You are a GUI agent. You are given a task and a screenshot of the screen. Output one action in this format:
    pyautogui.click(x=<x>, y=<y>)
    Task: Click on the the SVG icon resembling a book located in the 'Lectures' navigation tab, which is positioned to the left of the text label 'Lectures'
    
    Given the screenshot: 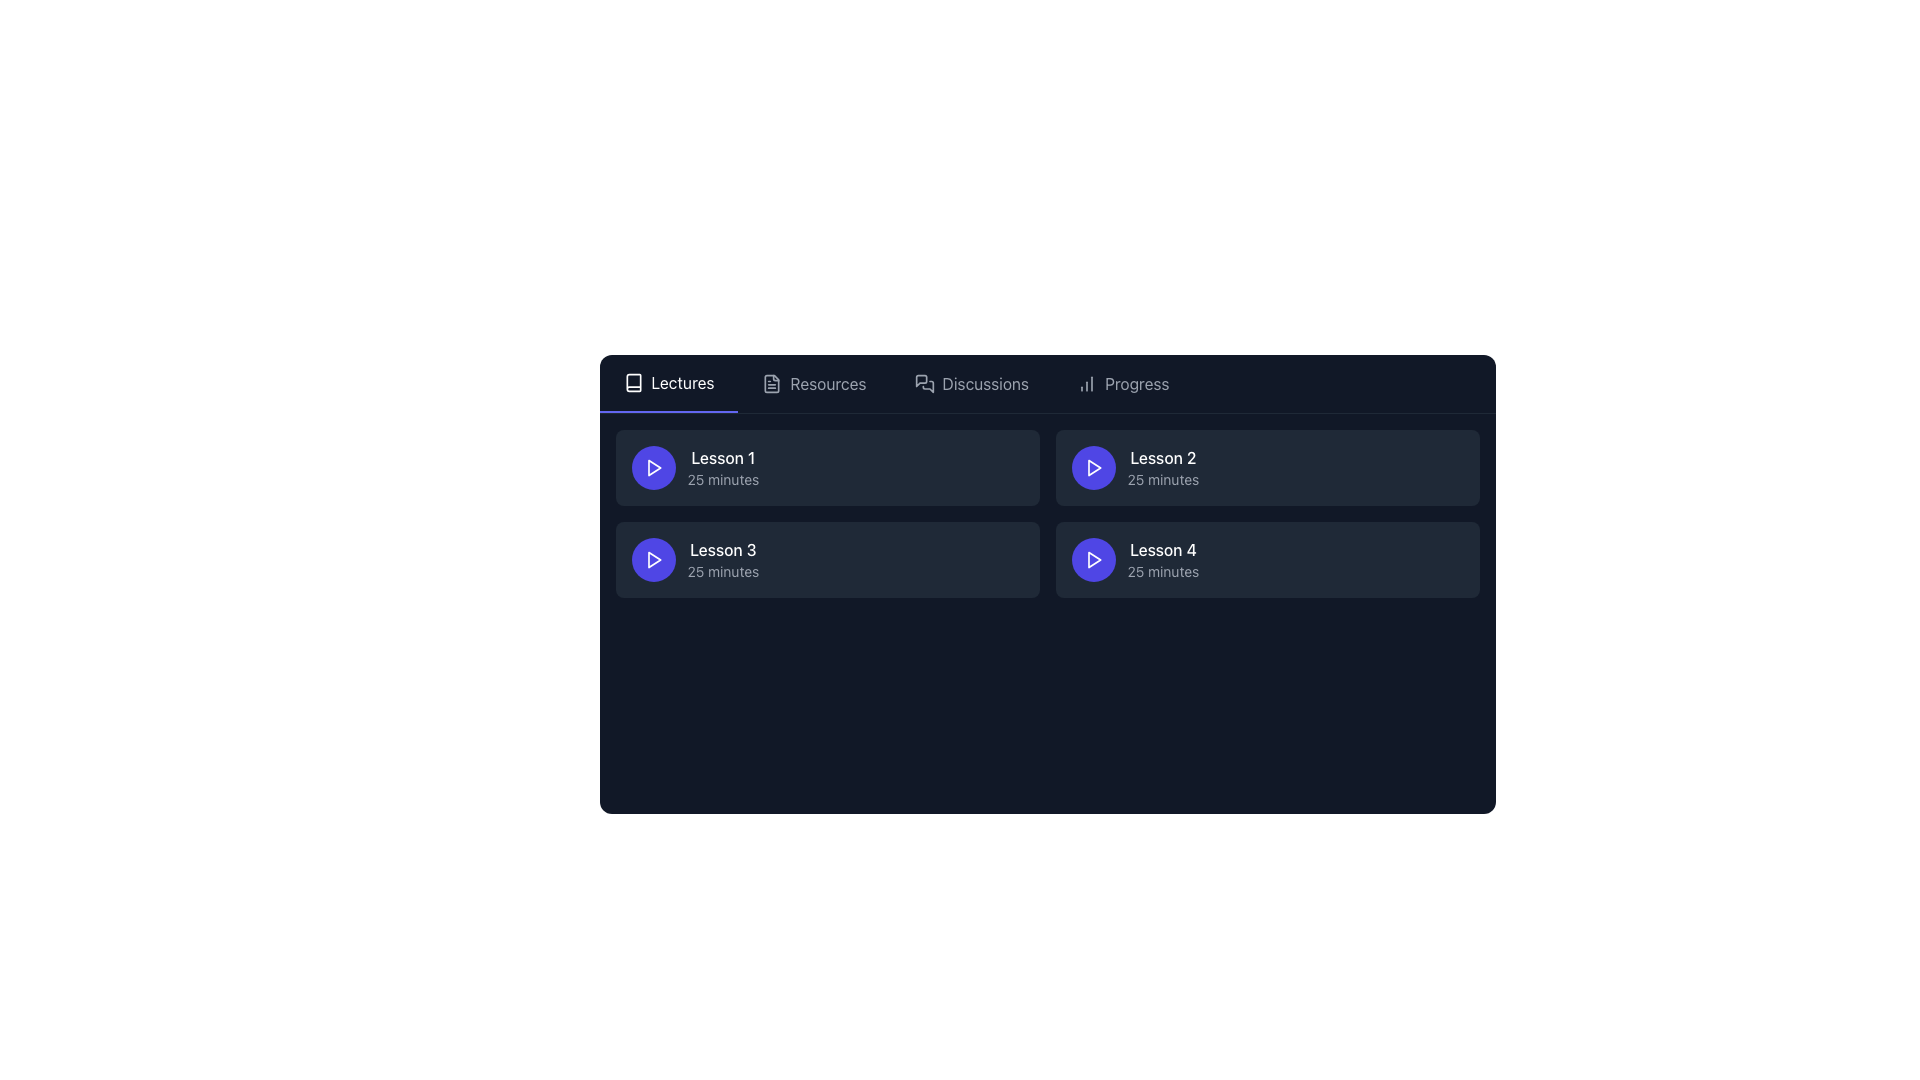 What is the action you would take?
    pyautogui.click(x=632, y=382)
    